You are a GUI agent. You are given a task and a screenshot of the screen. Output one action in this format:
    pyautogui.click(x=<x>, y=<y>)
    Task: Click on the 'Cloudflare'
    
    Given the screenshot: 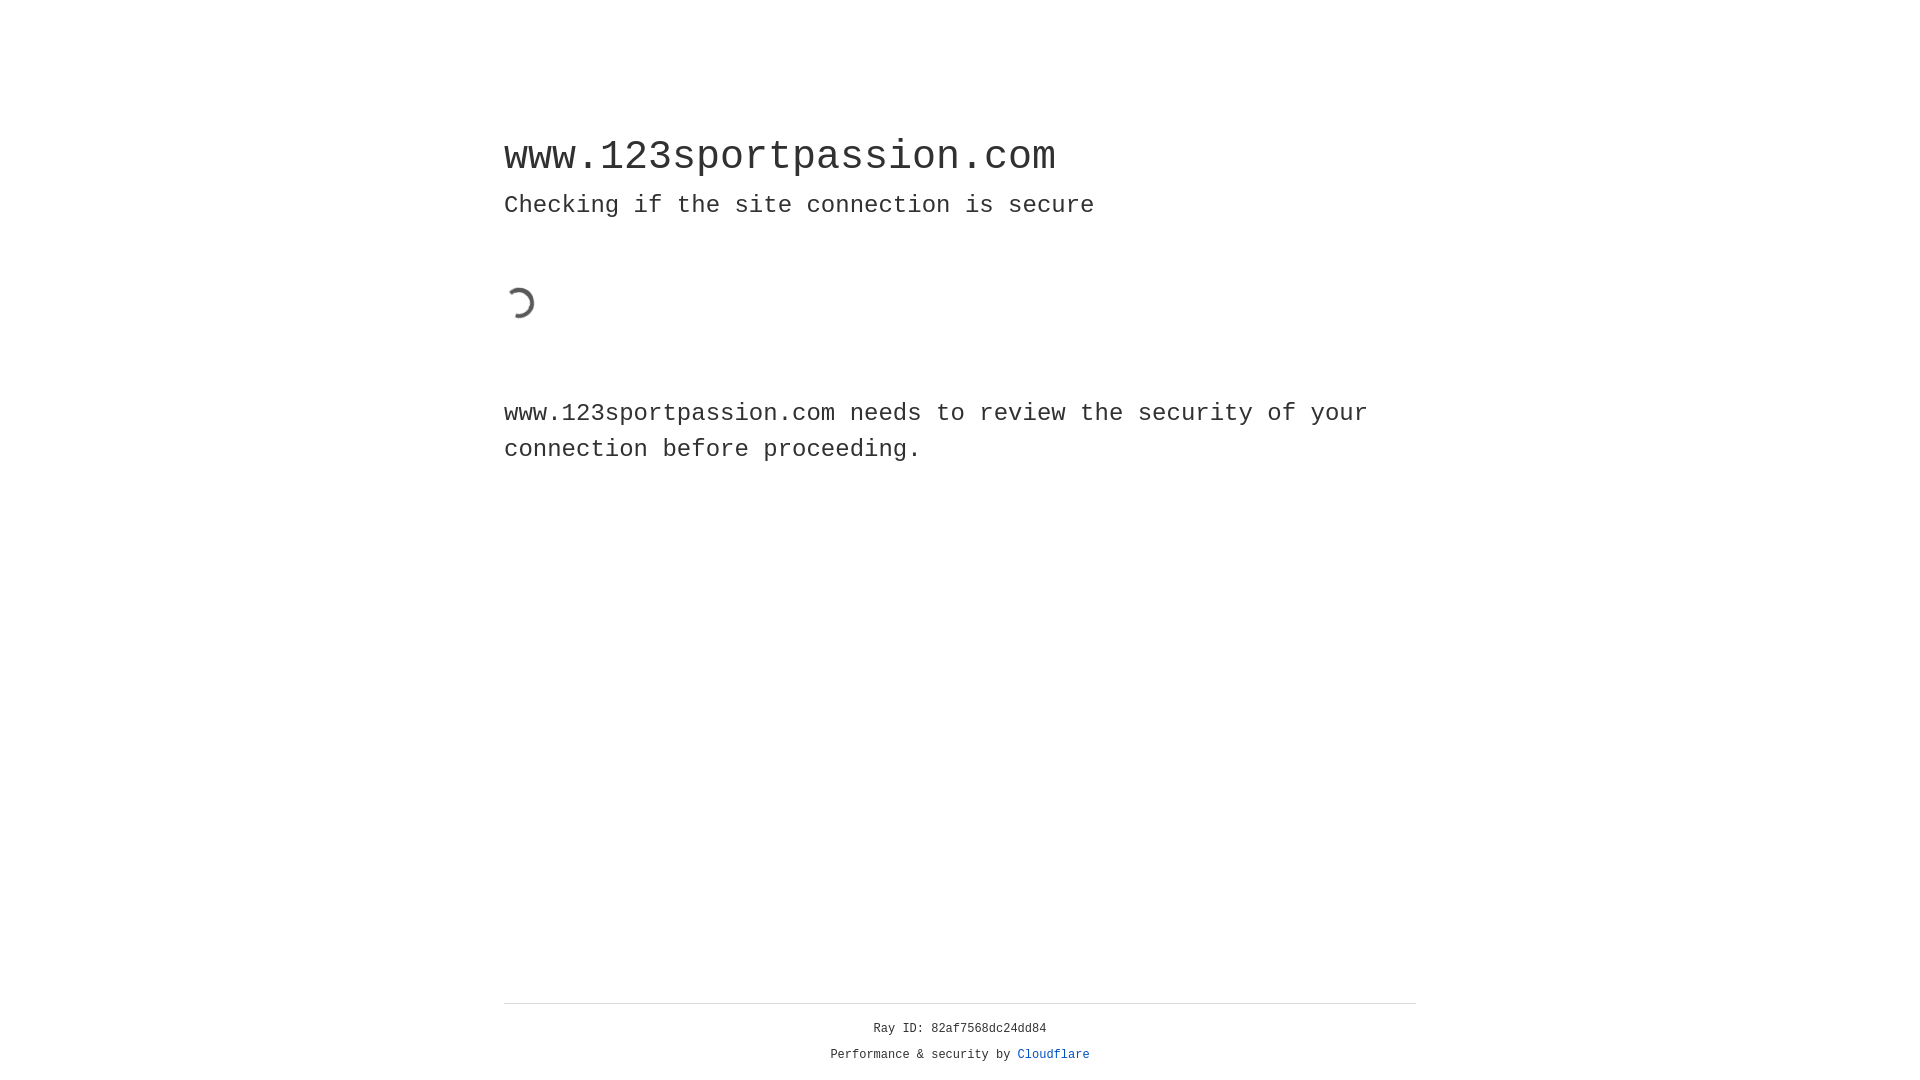 What is the action you would take?
    pyautogui.click(x=1053, y=1054)
    